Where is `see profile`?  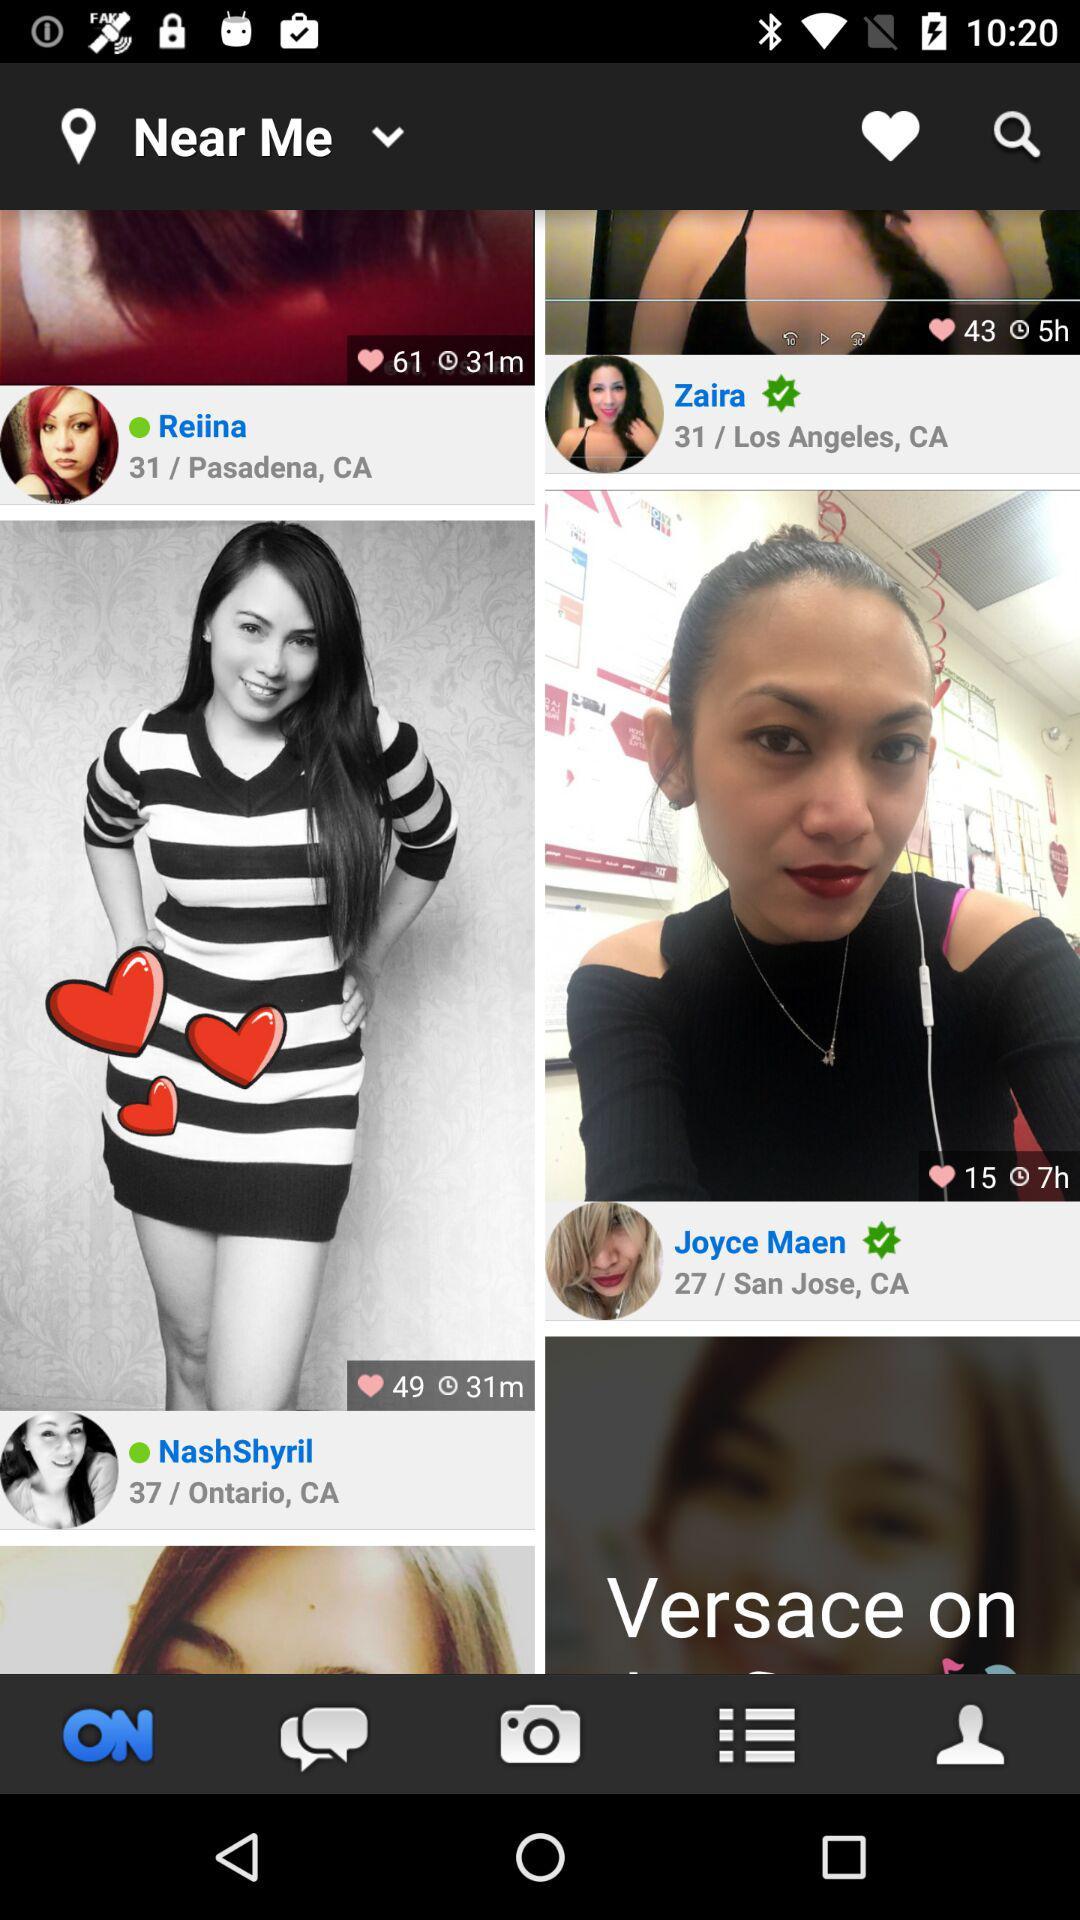
see profile is located at coordinates (58, 443).